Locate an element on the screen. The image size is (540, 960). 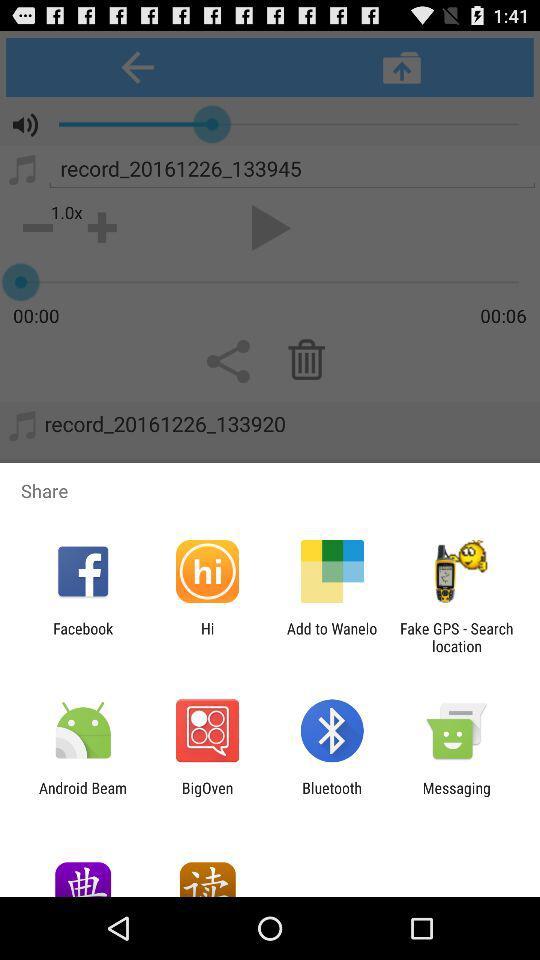
item next to the hi icon is located at coordinates (82, 636).